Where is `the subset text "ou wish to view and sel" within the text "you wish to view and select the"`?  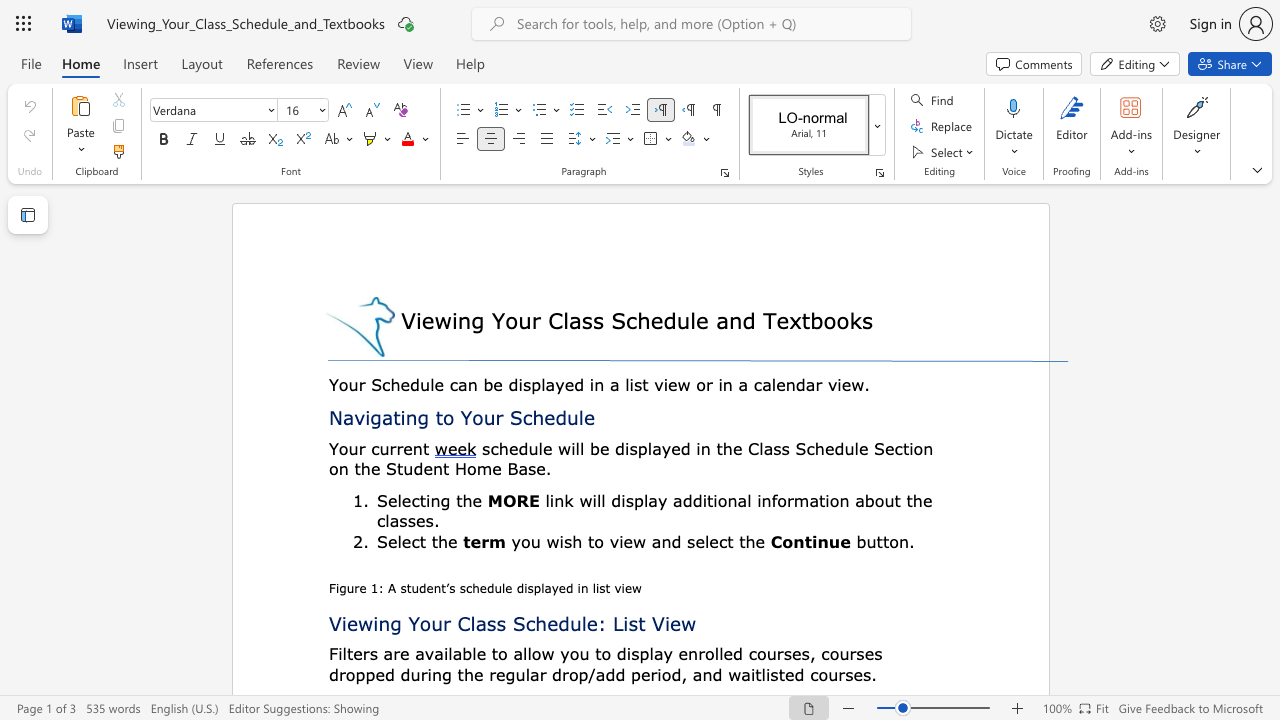 the subset text "ou wish to view and sel" within the text "you wish to view and select the" is located at coordinates (520, 541).